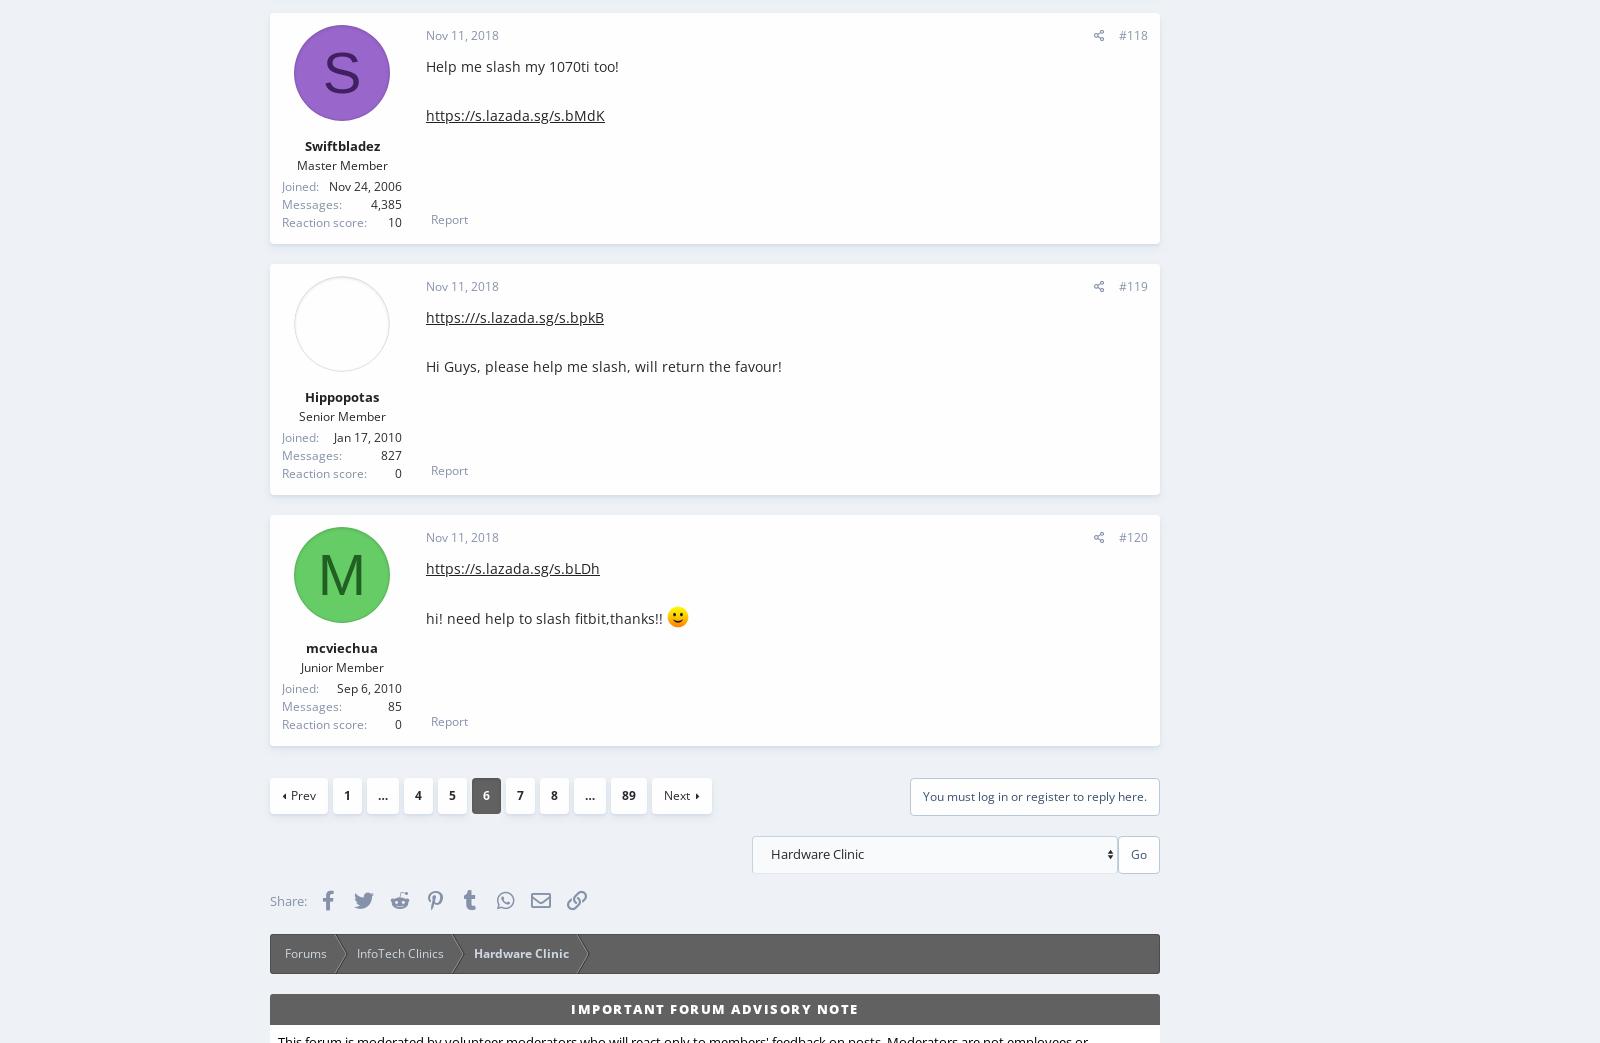 The width and height of the screenshot is (1600, 1043). What do you see at coordinates (514, 114) in the screenshot?
I see `'https://s.lazada.sg/s.bMdK'` at bounding box center [514, 114].